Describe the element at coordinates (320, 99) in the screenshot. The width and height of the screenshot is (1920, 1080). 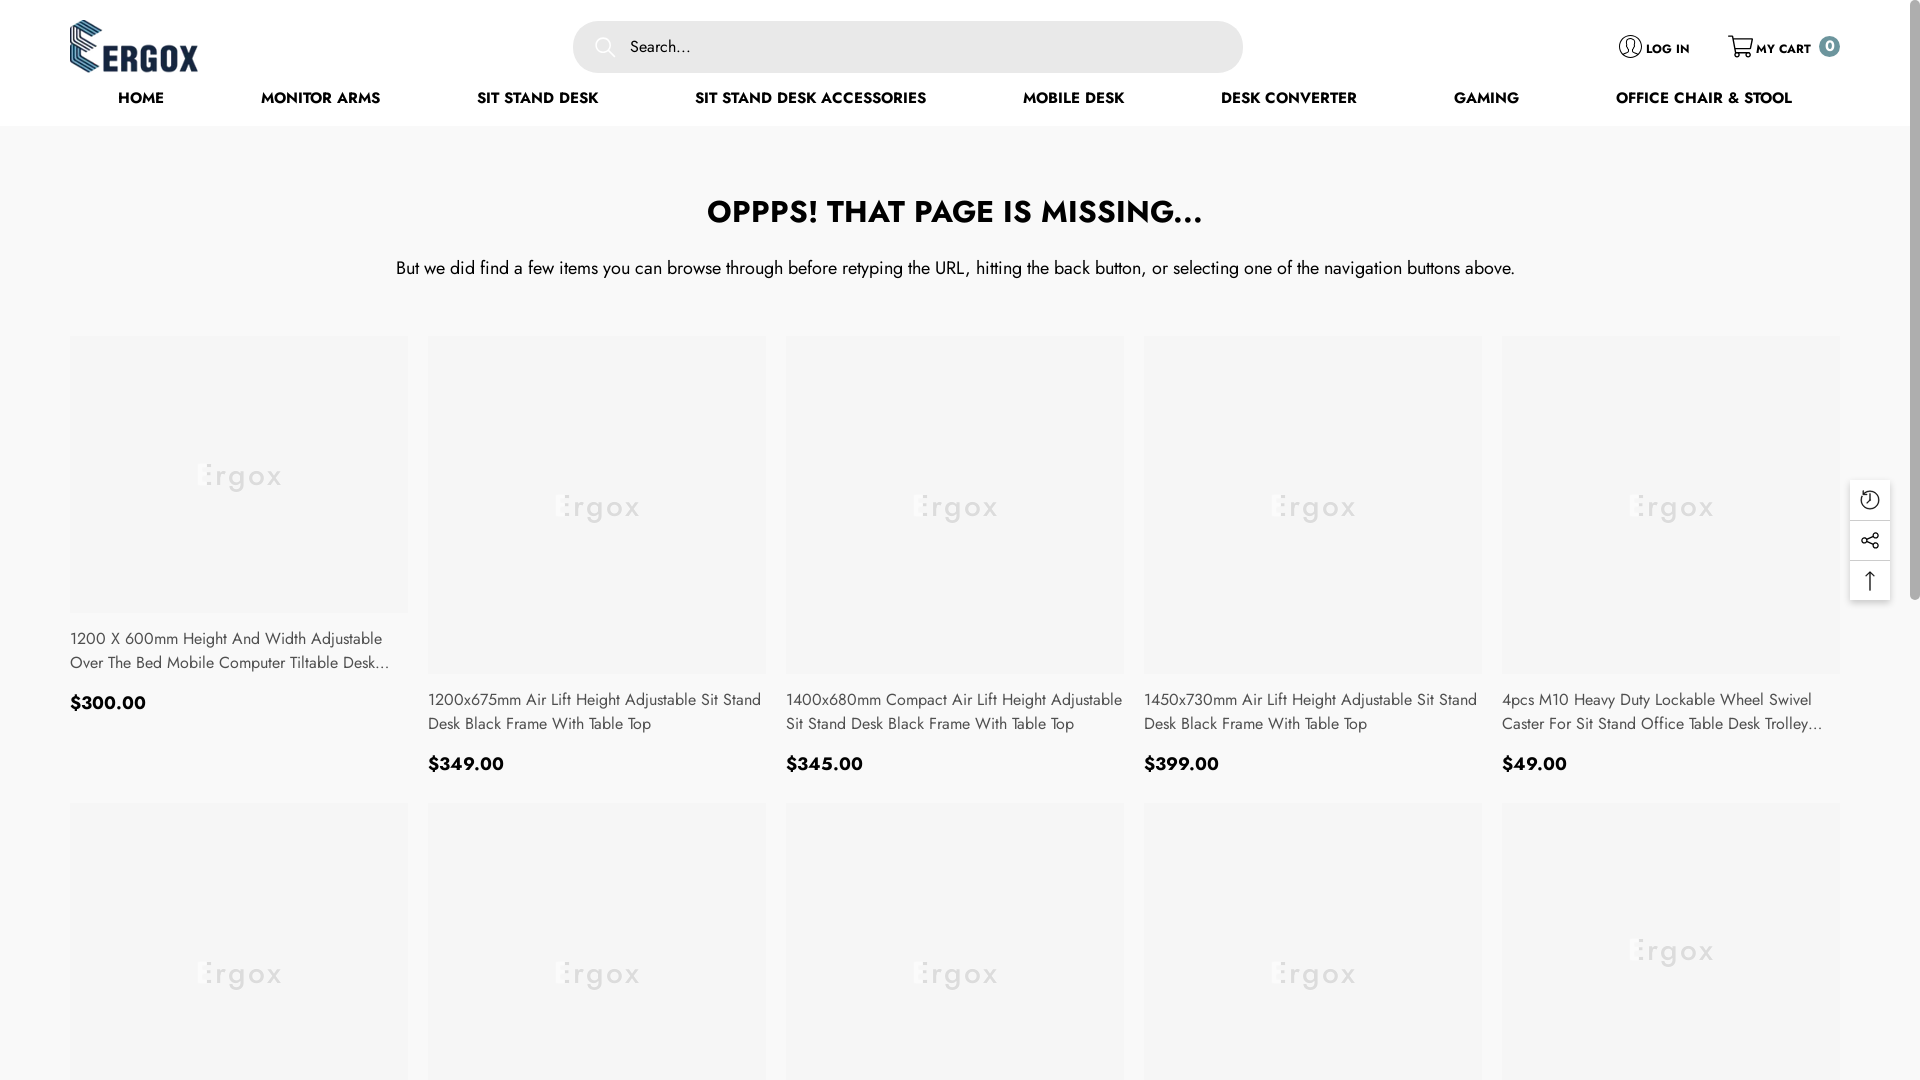
I see `'MONITOR ARMS'` at that location.